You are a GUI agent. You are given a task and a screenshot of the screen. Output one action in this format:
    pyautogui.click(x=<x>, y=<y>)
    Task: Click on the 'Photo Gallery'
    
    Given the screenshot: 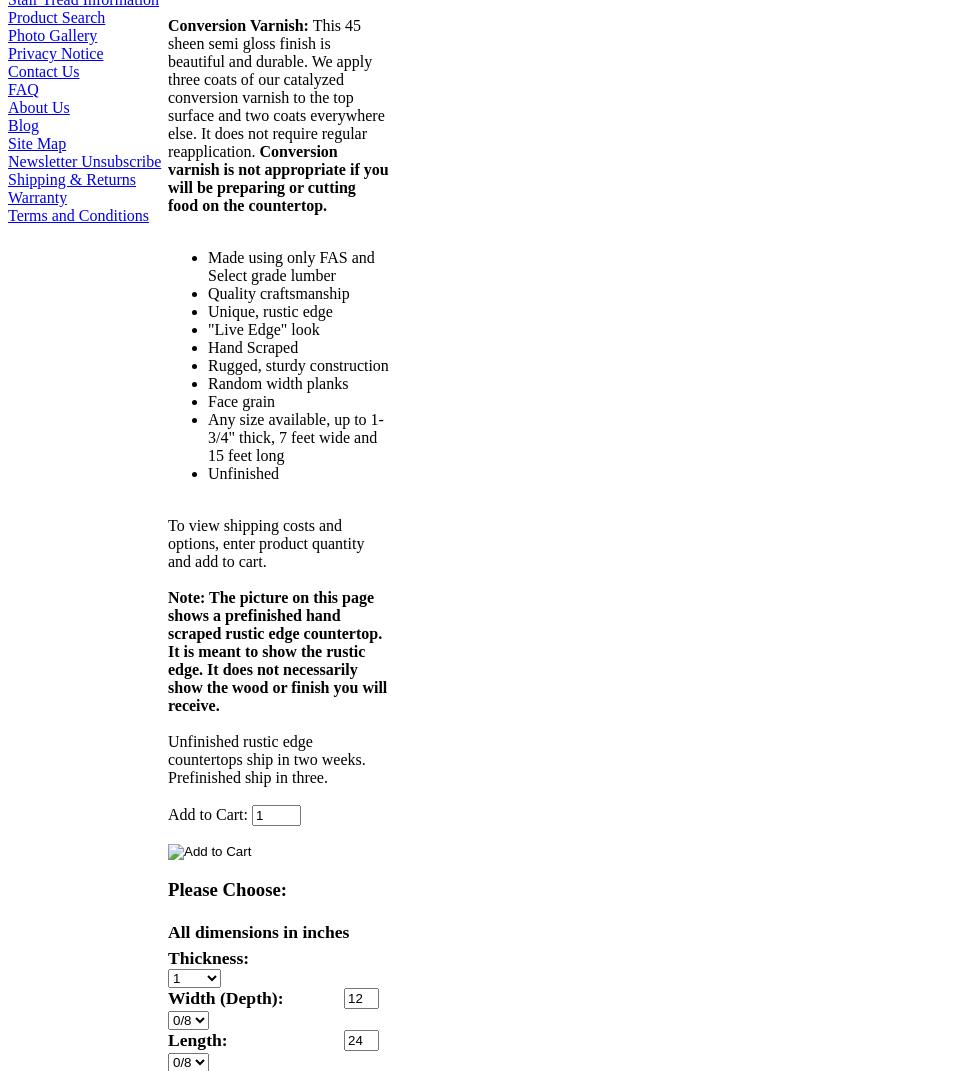 What is the action you would take?
    pyautogui.click(x=8, y=33)
    